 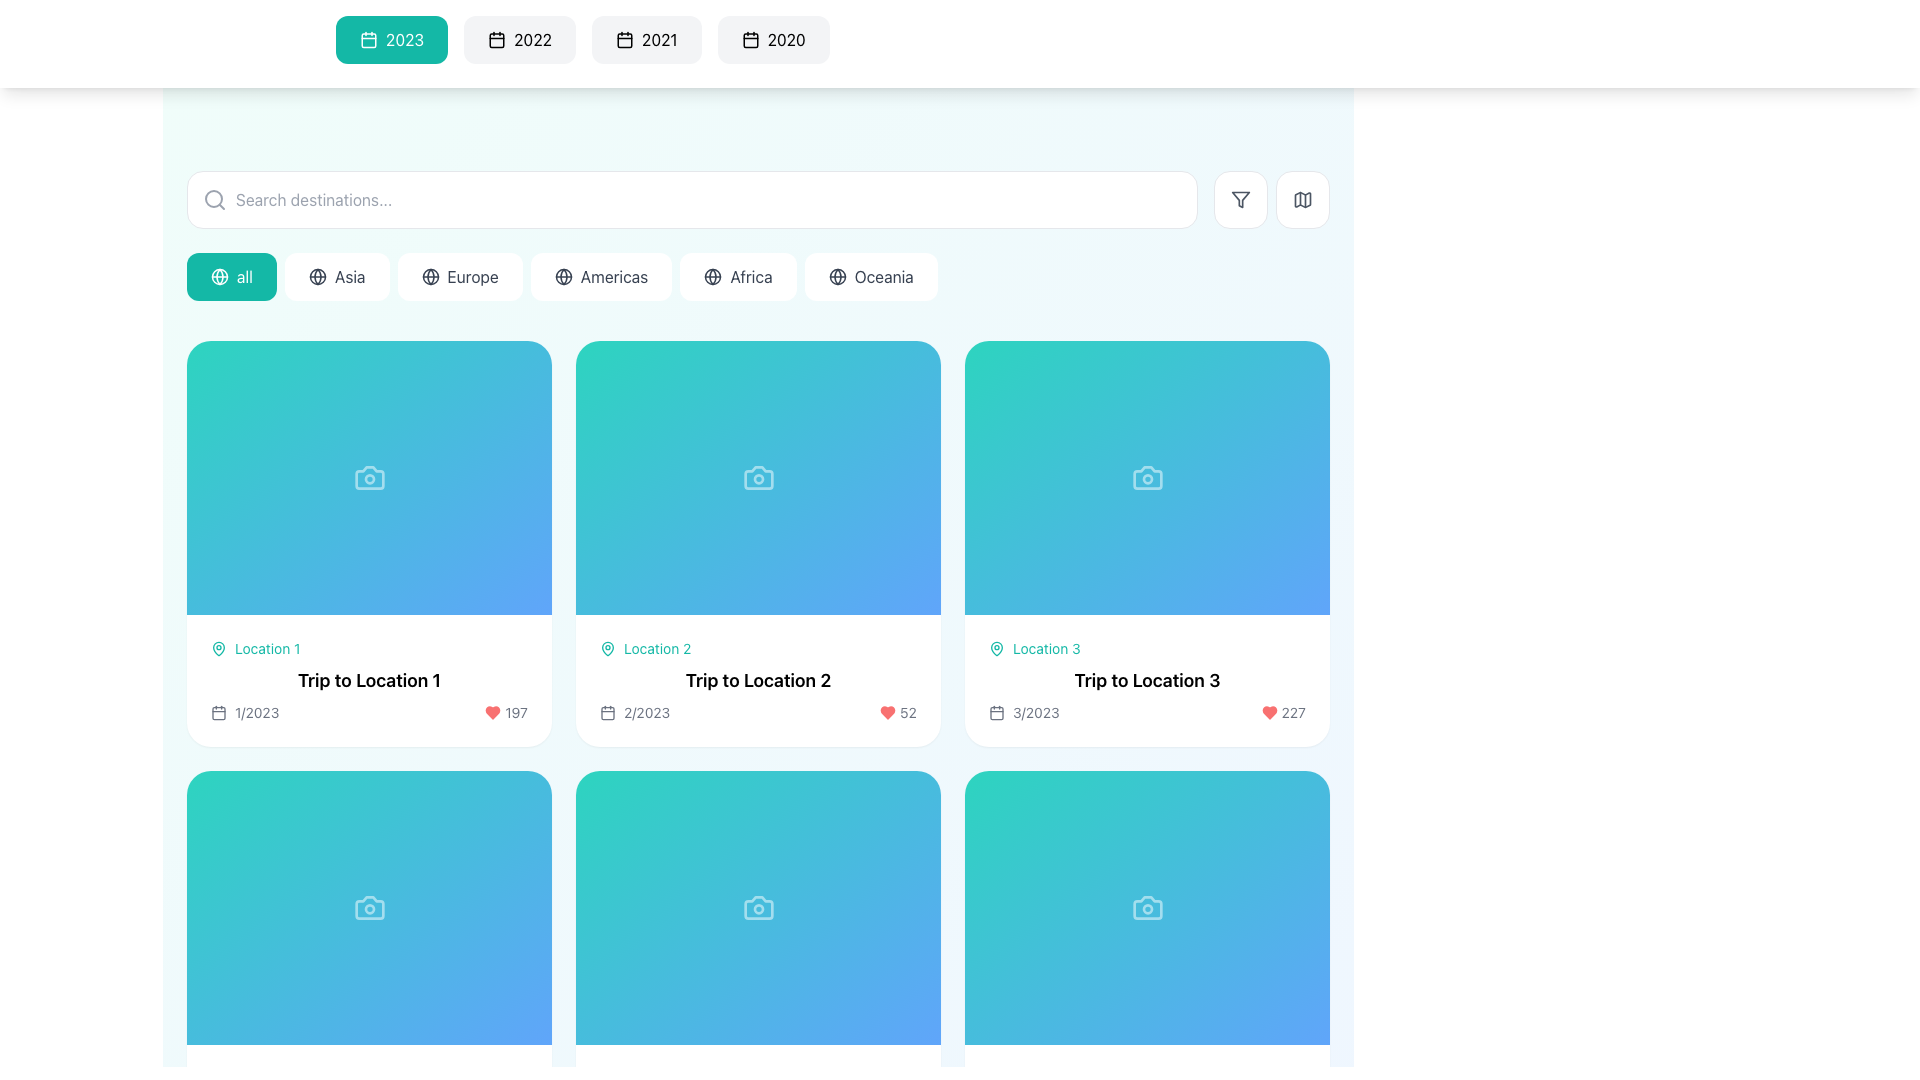 I want to click on the circular globe icon representing geographical categories, so click(x=713, y=277).